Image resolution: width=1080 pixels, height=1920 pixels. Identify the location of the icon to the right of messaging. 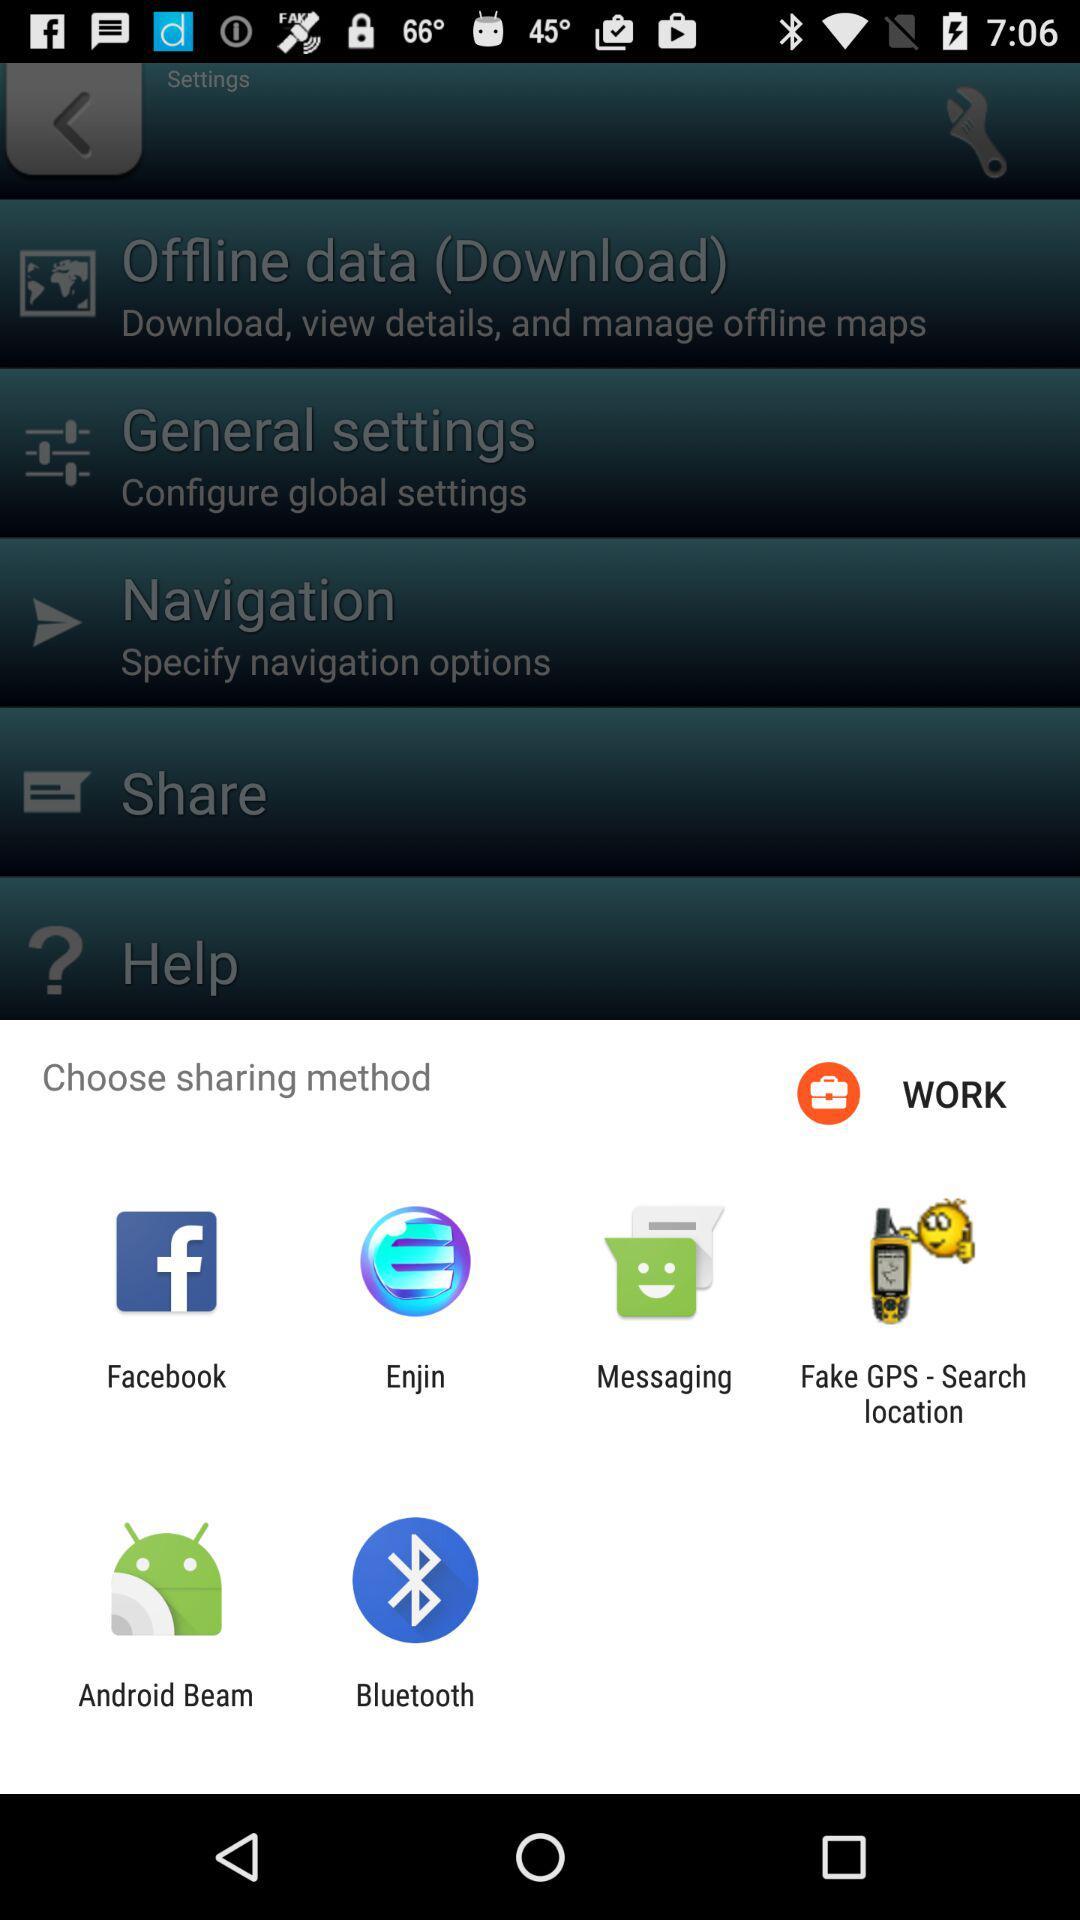
(913, 1392).